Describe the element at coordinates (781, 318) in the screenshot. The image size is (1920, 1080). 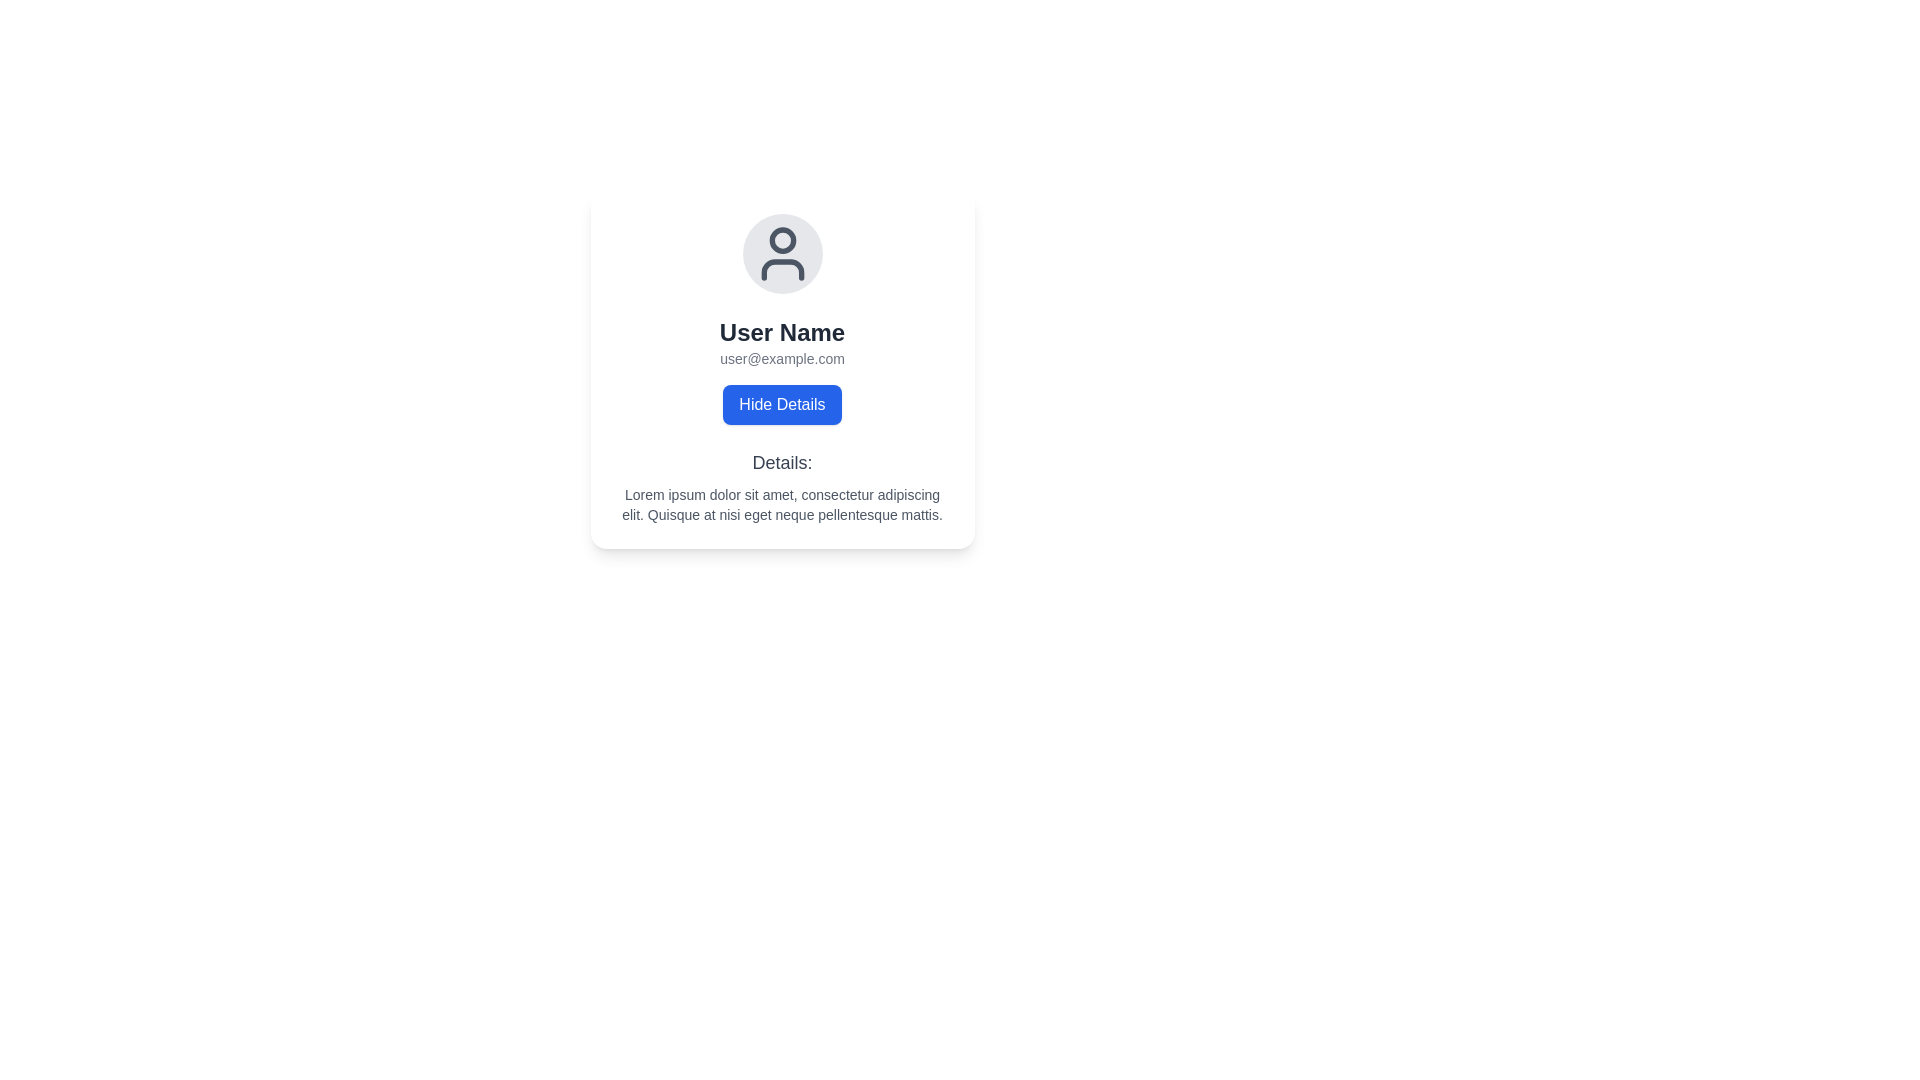
I see `user information presented in the Composite UI element containing an icon, centered text 'User Name' and 'user@example.com', and a blue button labeled 'Hide Details'` at that location.